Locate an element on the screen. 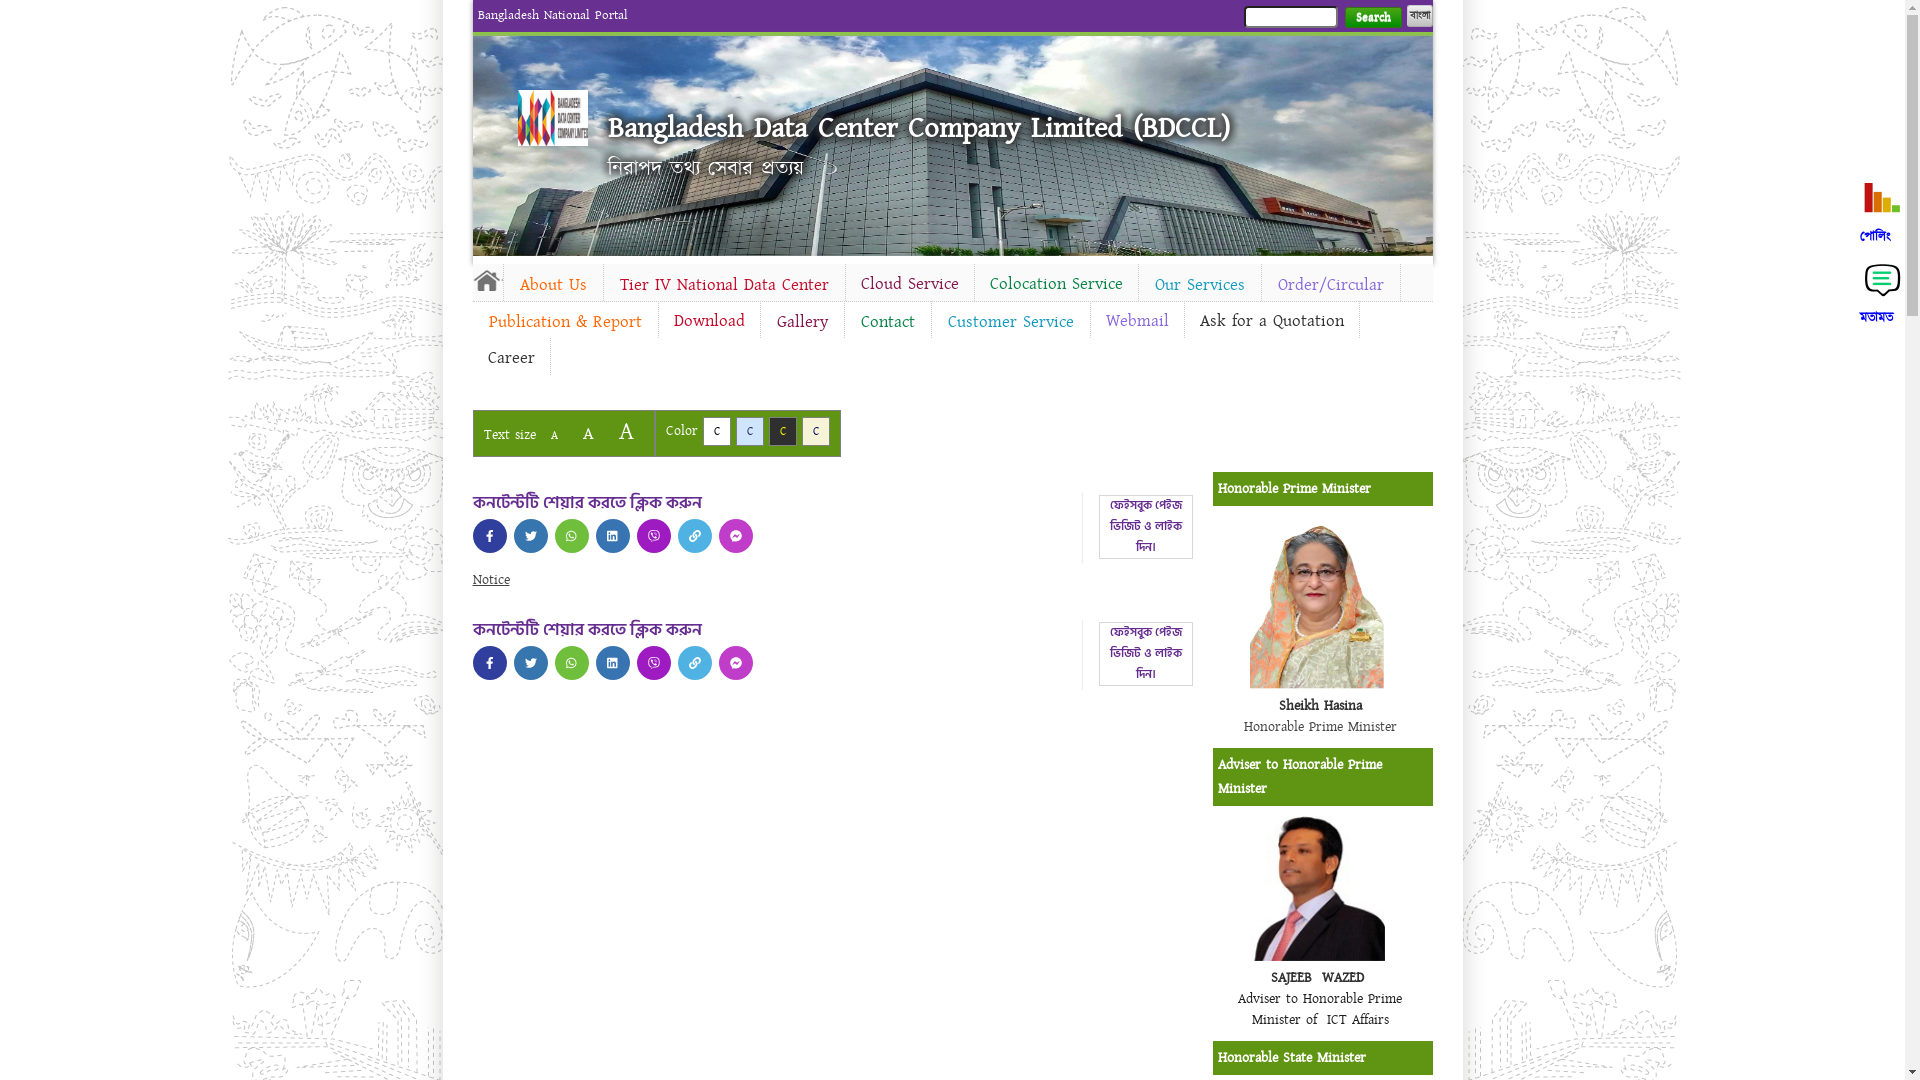  'Ask for a Quotation' is located at coordinates (1270, 319).